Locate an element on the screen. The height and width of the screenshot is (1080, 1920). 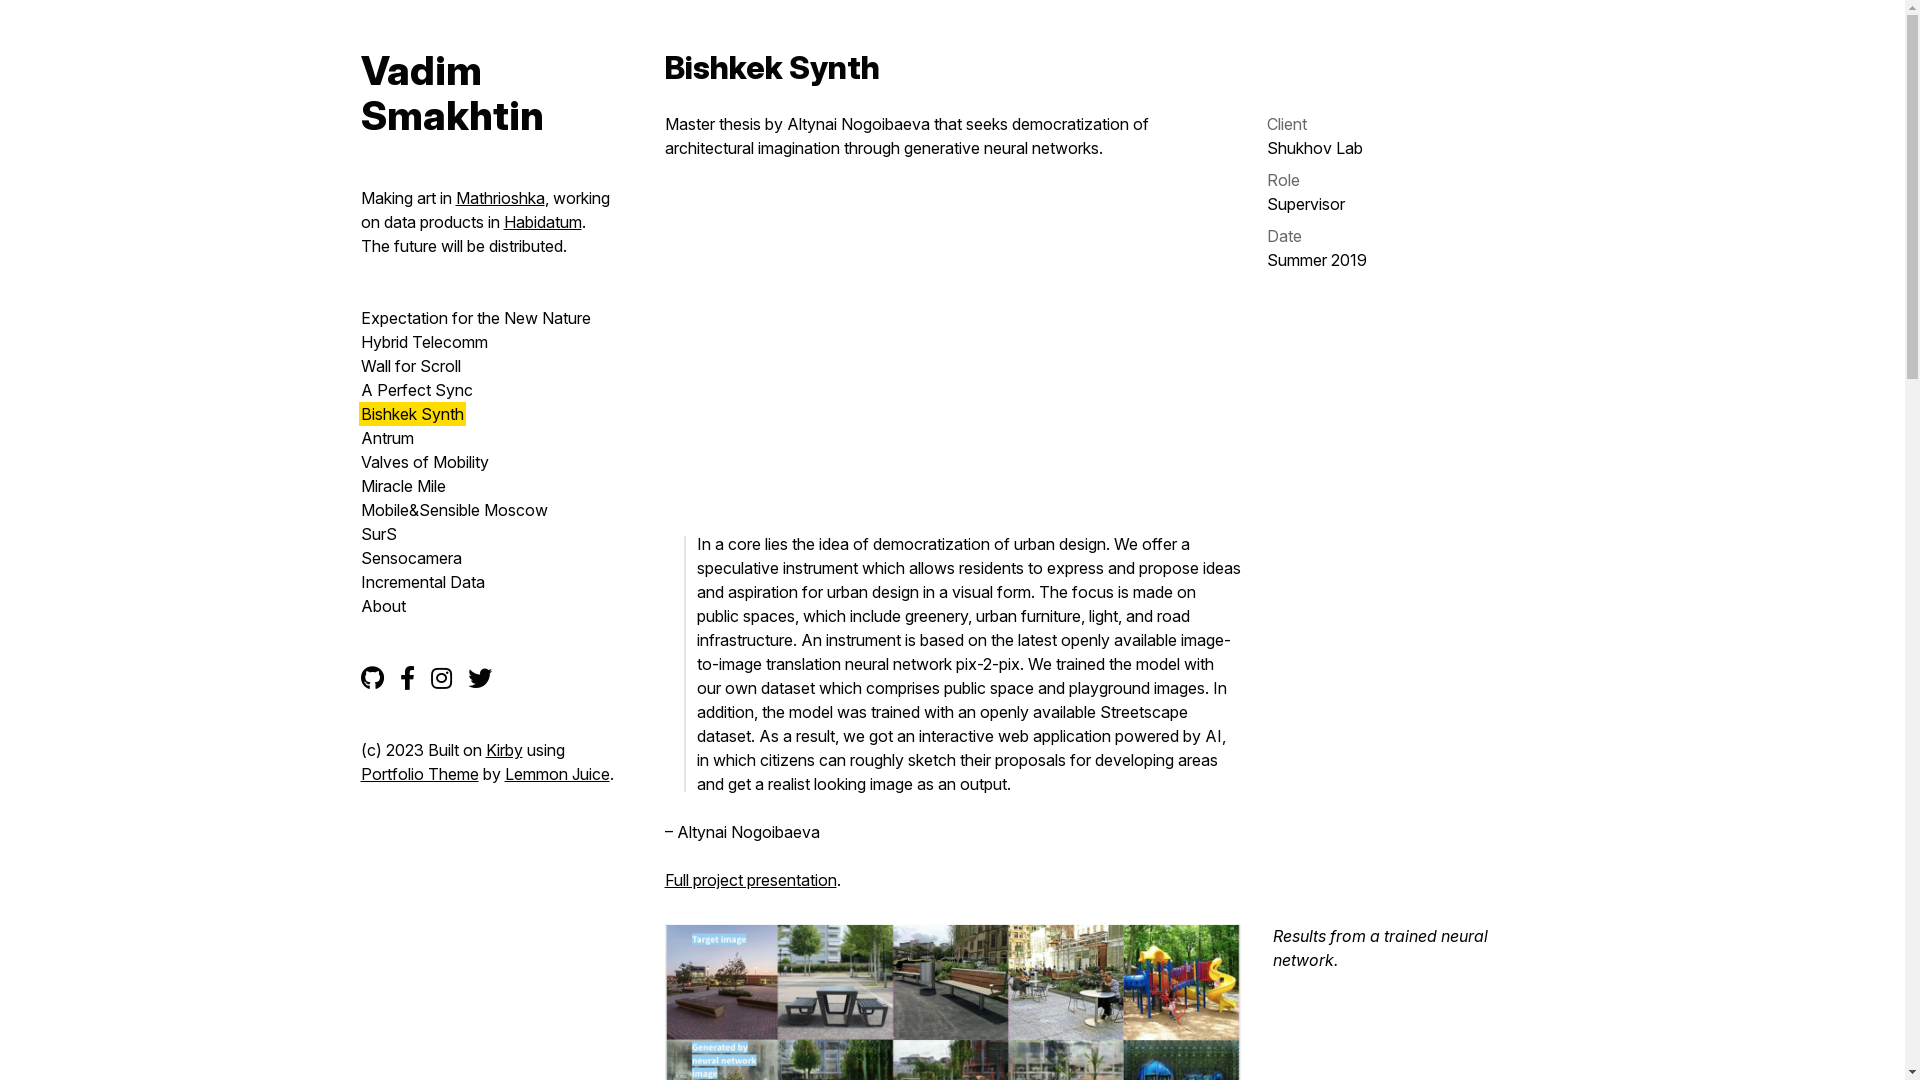
'Mathrioshka' is located at coordinates (500, 197).